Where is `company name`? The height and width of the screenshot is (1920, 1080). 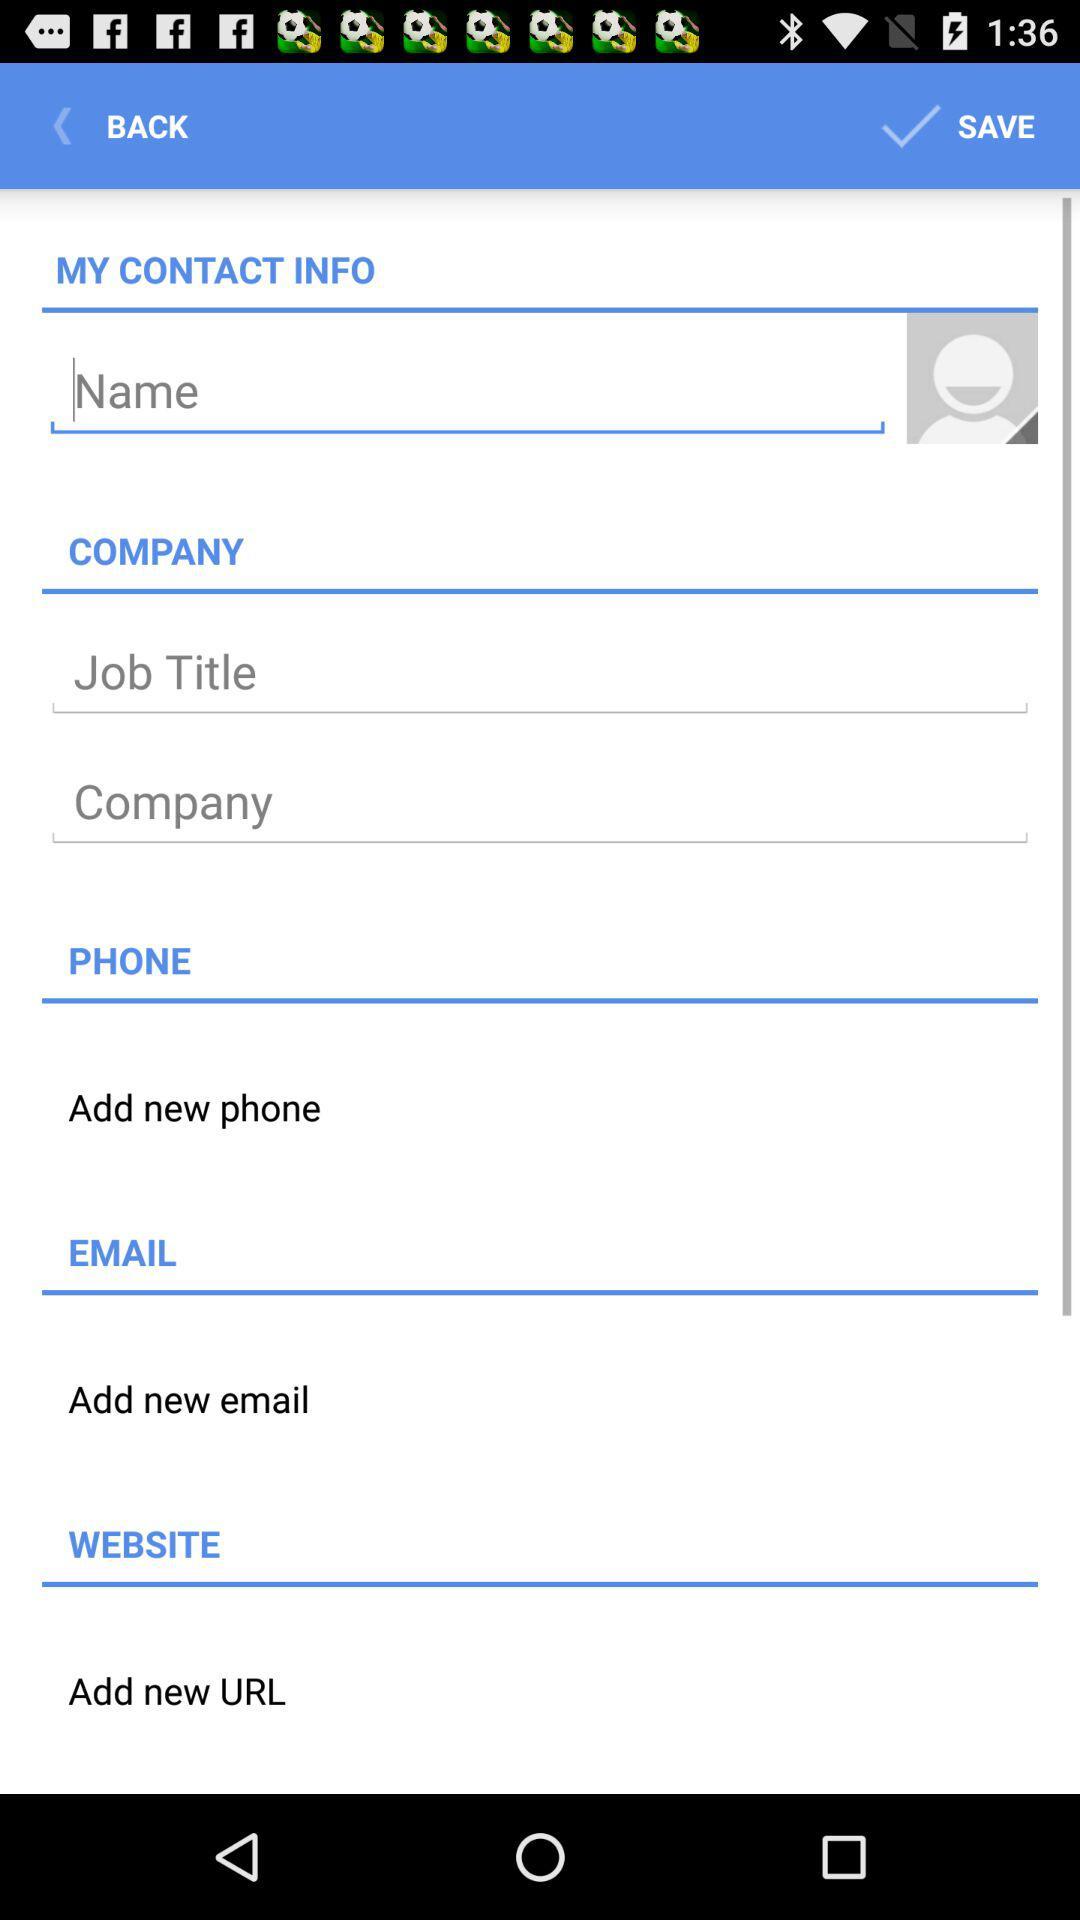
company name is located at coordinates (540, 801).